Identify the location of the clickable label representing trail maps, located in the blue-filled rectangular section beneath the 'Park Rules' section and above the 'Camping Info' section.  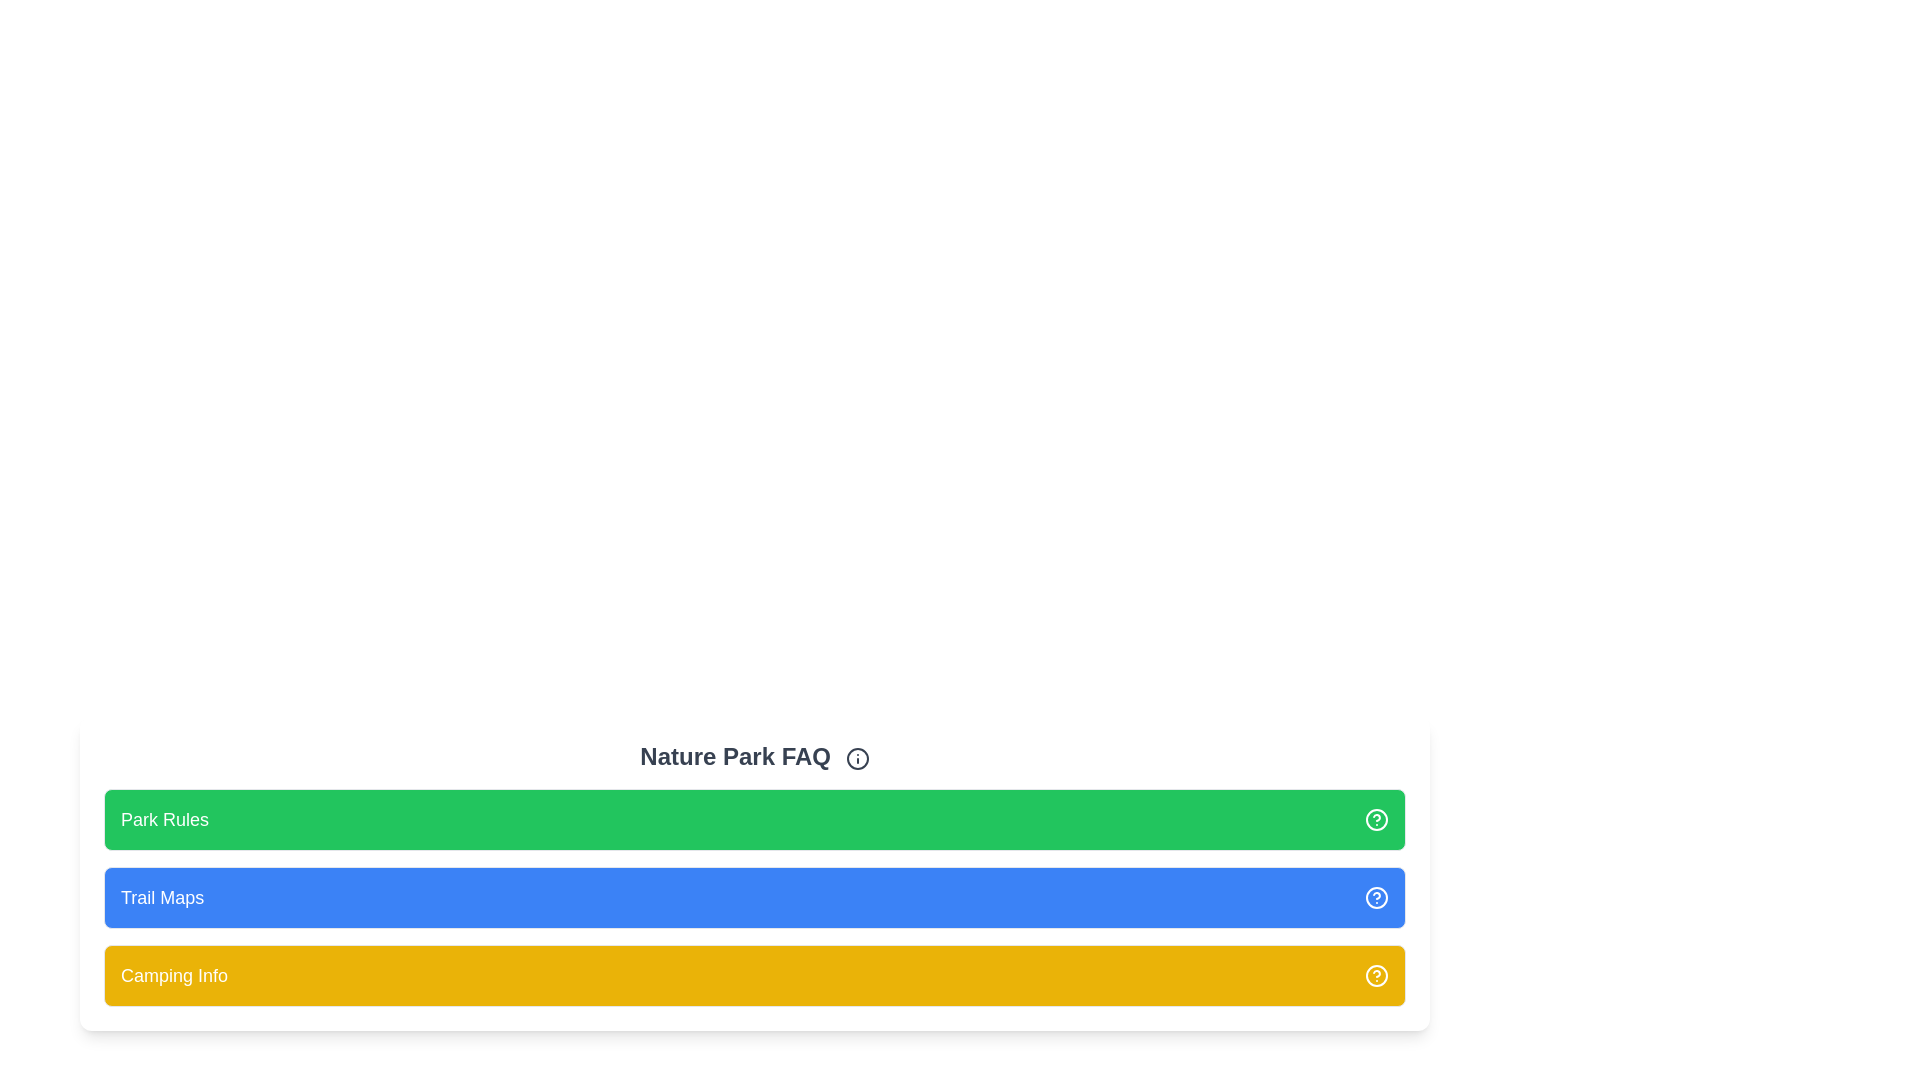
(162, 897).